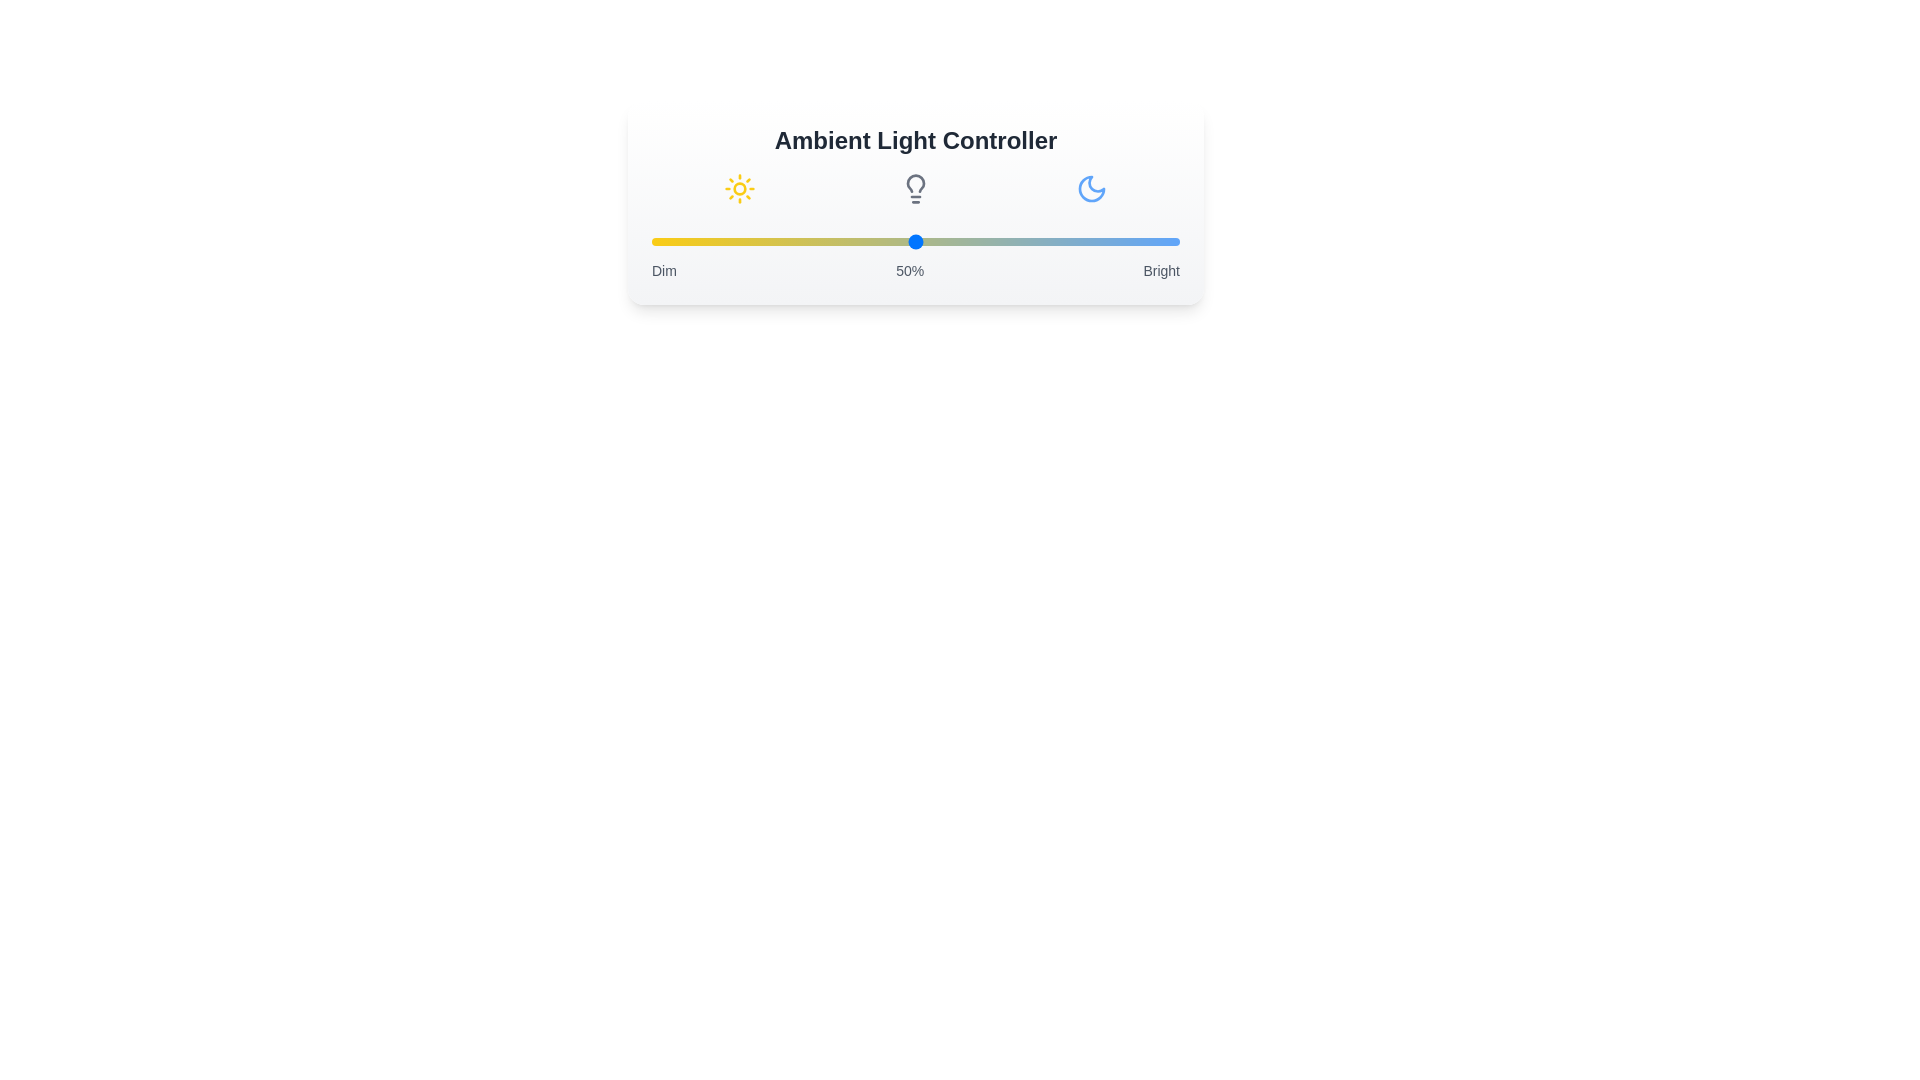  Describe the element at coordinates (704, 241) in the screenshot. I see `the light intensity to 10% by moving the slider` at that location.